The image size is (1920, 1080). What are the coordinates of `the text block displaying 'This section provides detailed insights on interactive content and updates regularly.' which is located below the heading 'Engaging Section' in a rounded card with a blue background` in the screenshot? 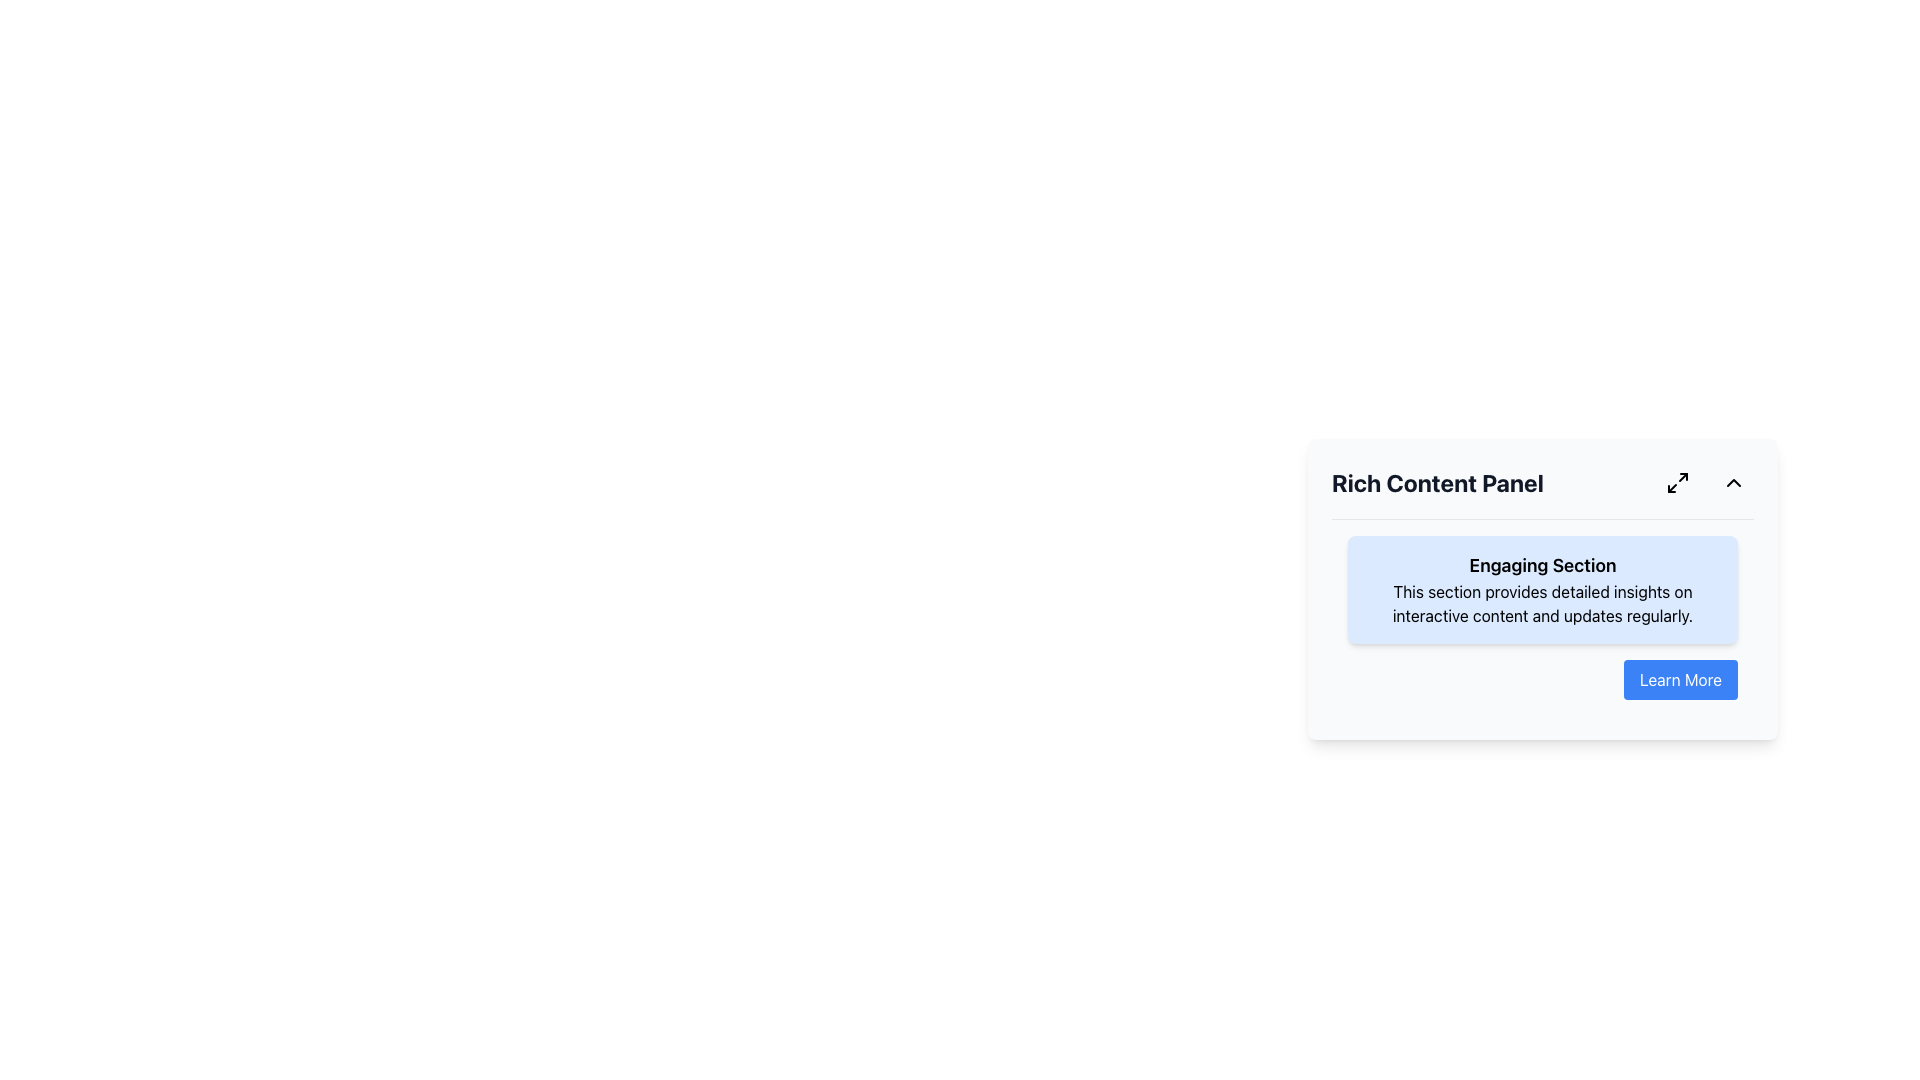 It's located at (1541, 603).